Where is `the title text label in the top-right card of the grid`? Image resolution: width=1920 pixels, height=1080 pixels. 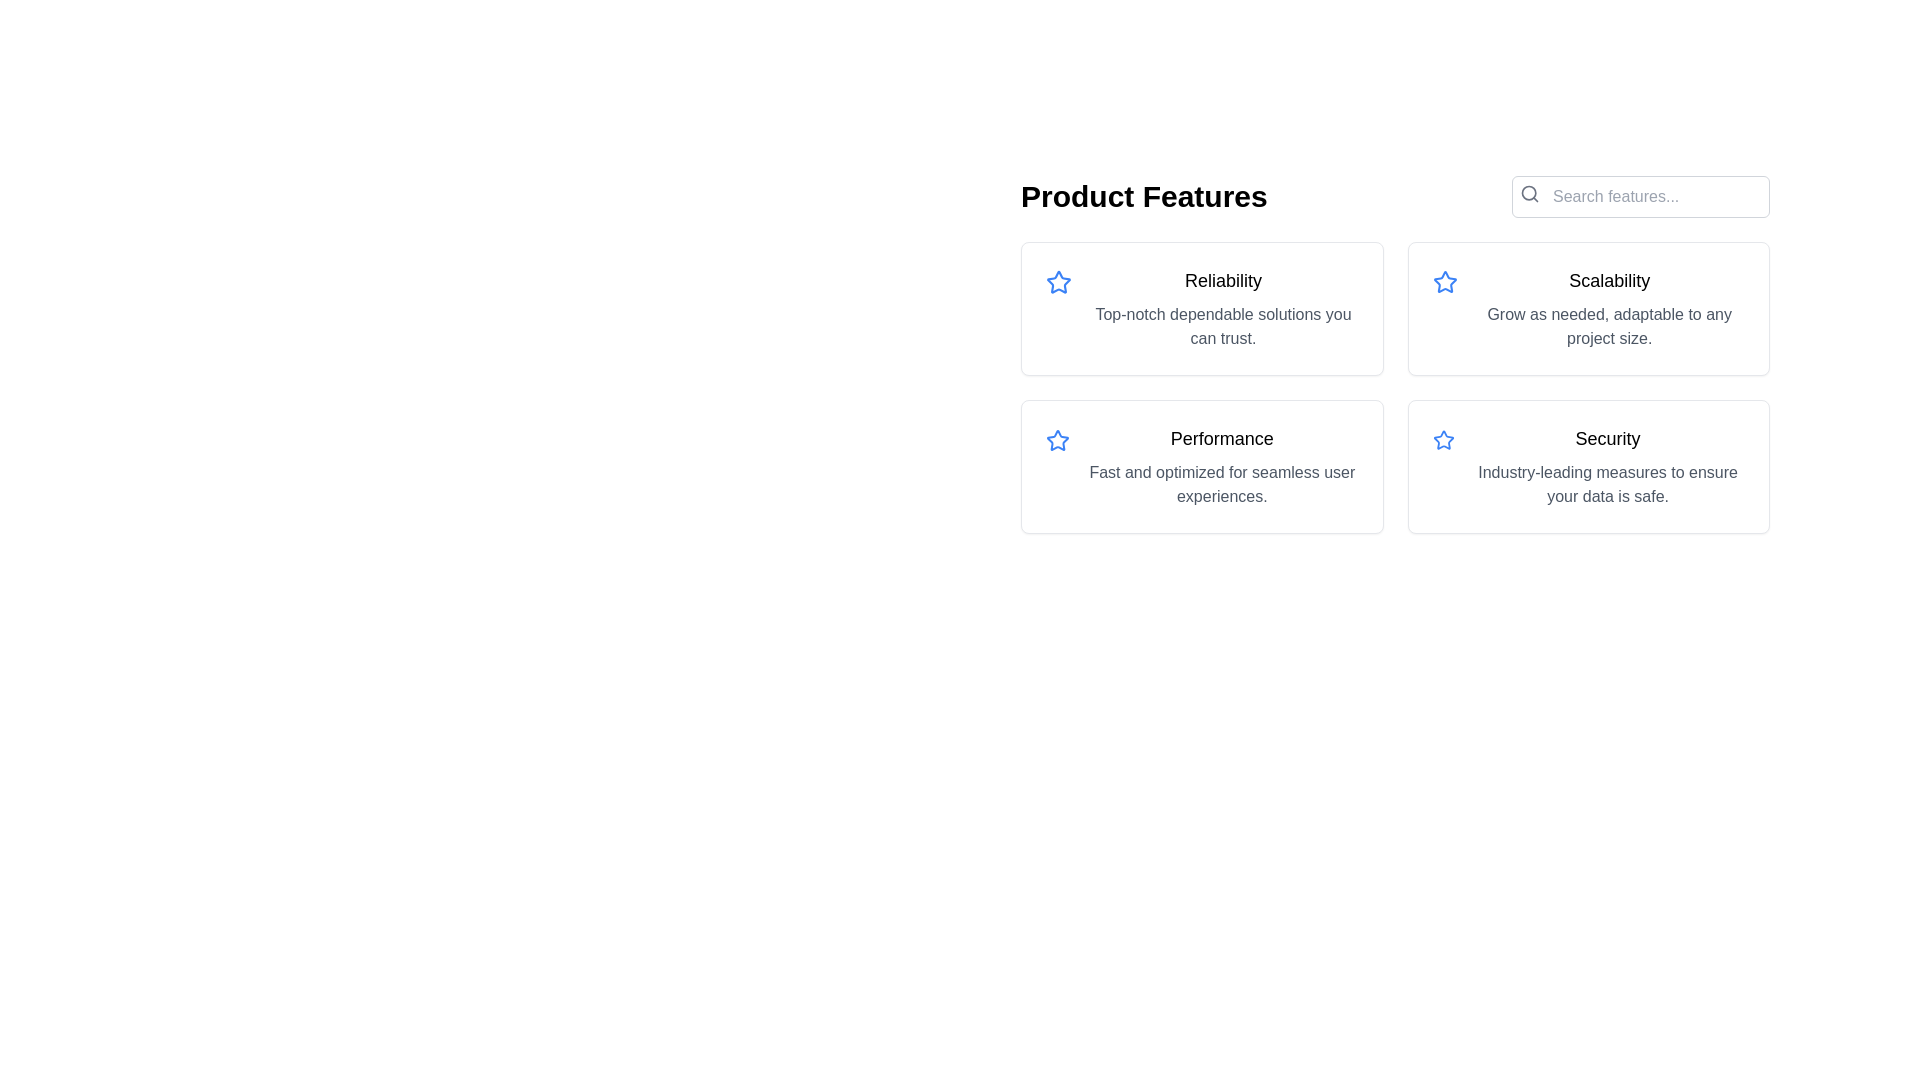
the title text label in the top-right card of the grid is located at coordinates (1609, 281).